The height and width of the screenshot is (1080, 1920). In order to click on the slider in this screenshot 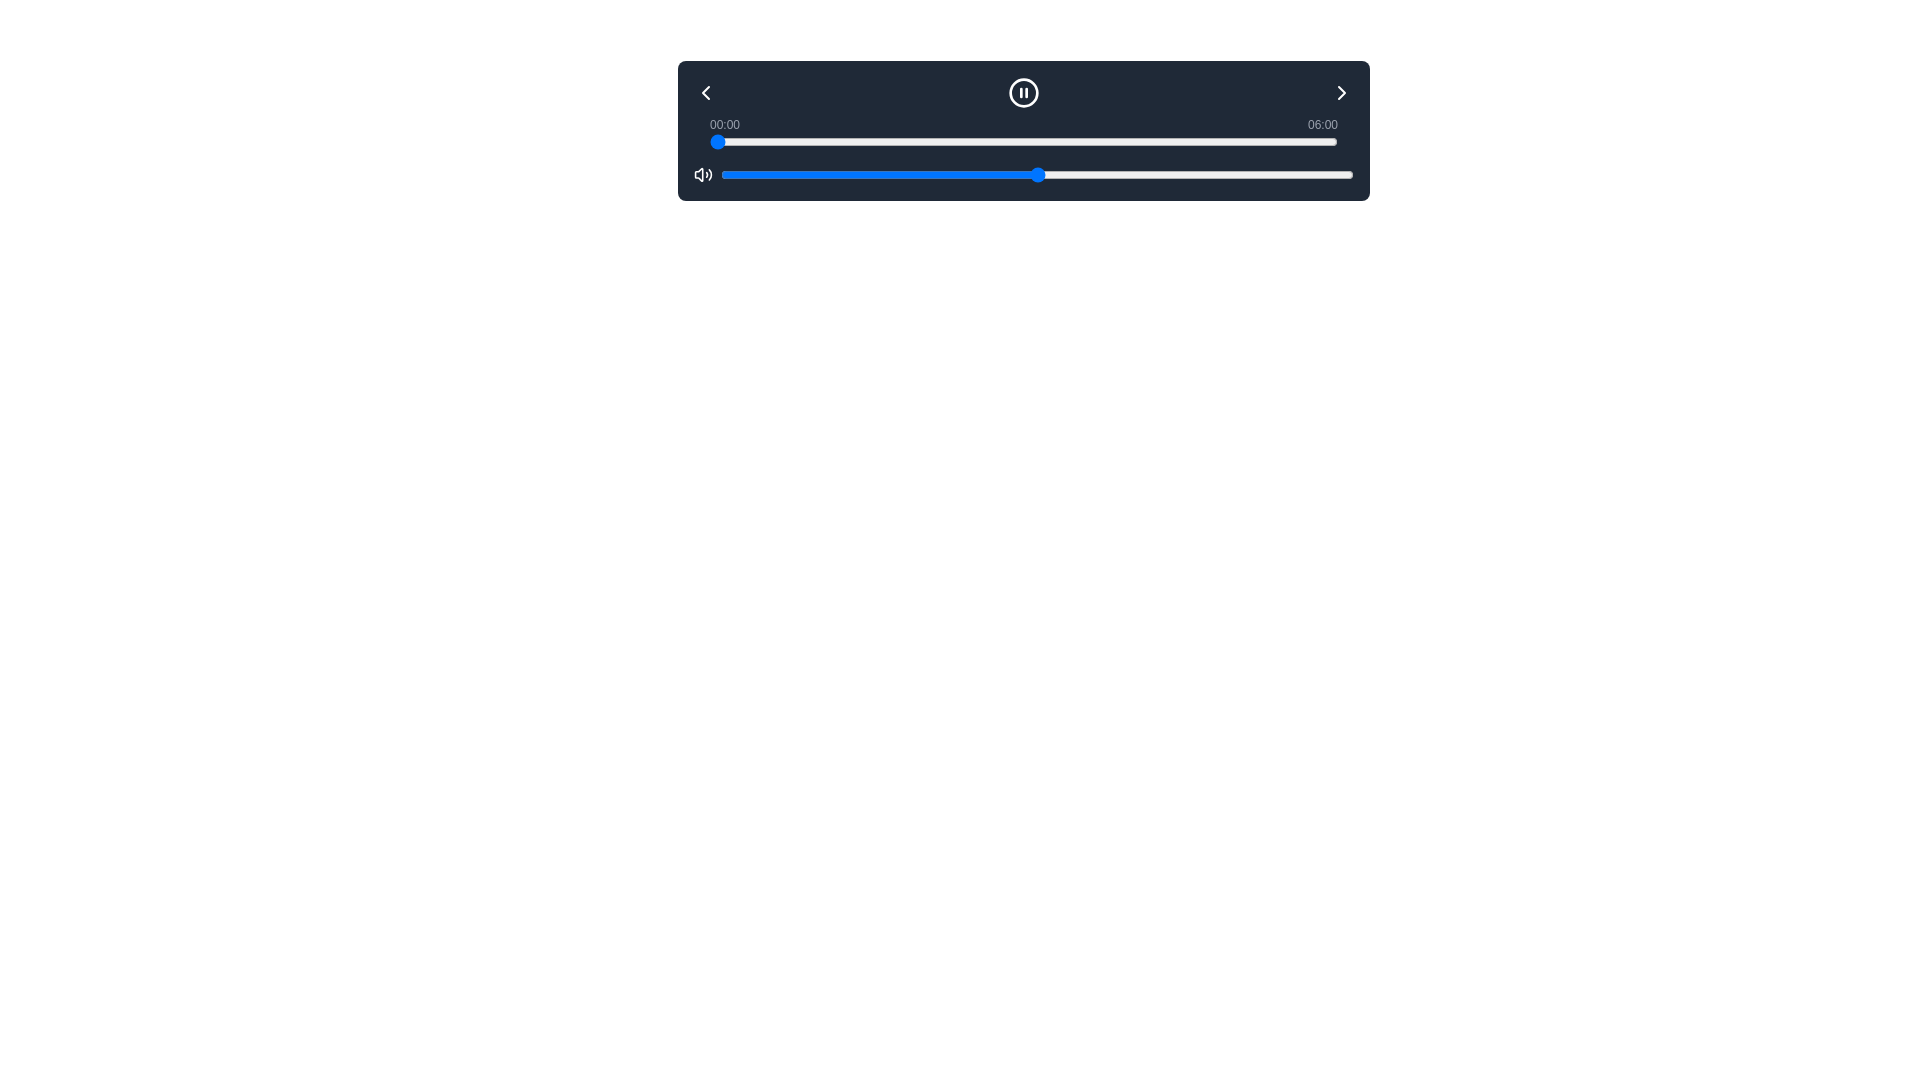, I will do `click(1031, 173)`.